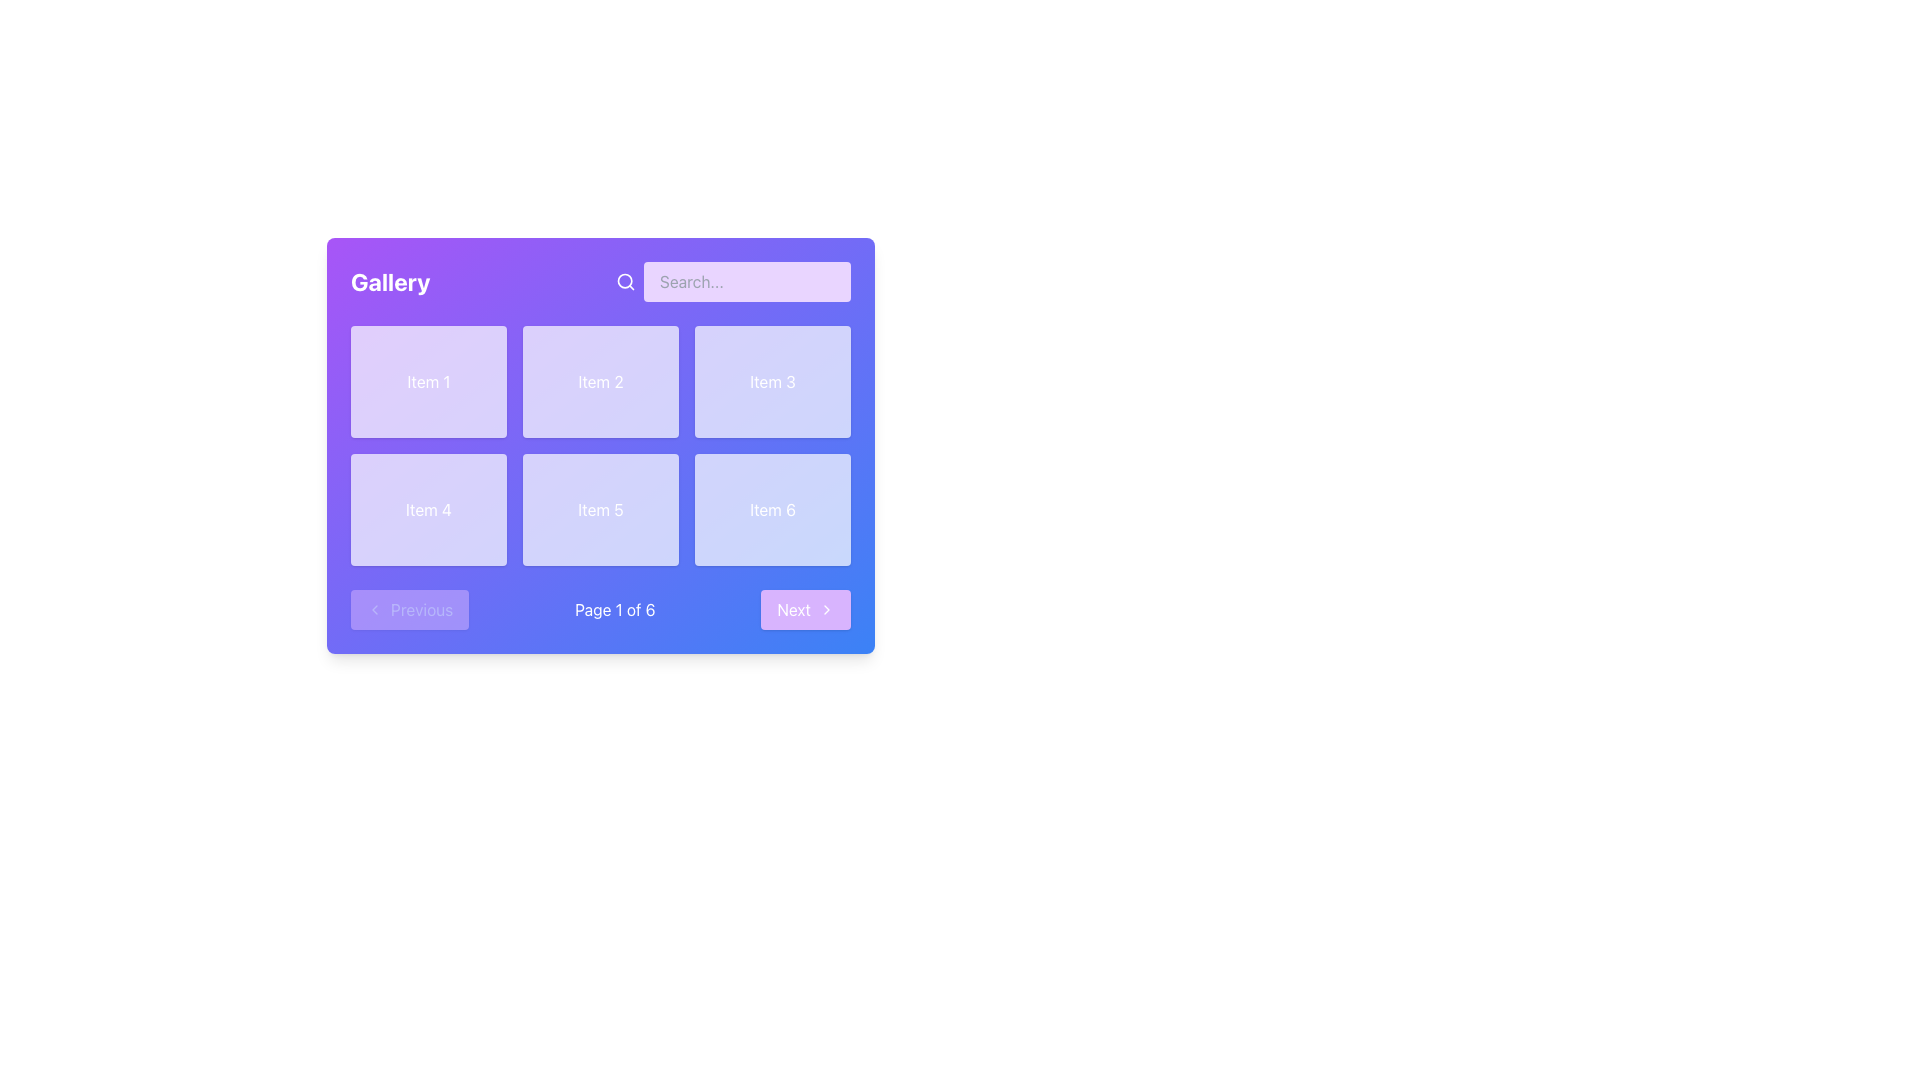 This screenshot has width=1920, height=1080. What do you see at coordinates (771, 508) in the screenshot?
I see `the Text Label indicating 'Item 6' located in the lower-right section of the grid` at bounding box center [771, 508].